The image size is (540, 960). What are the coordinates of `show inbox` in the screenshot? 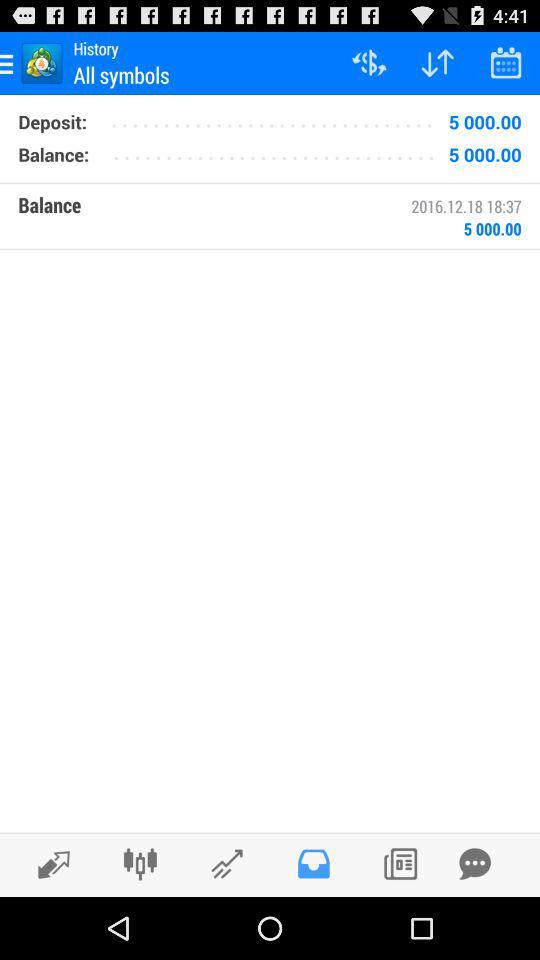 It's located at (313, 863).